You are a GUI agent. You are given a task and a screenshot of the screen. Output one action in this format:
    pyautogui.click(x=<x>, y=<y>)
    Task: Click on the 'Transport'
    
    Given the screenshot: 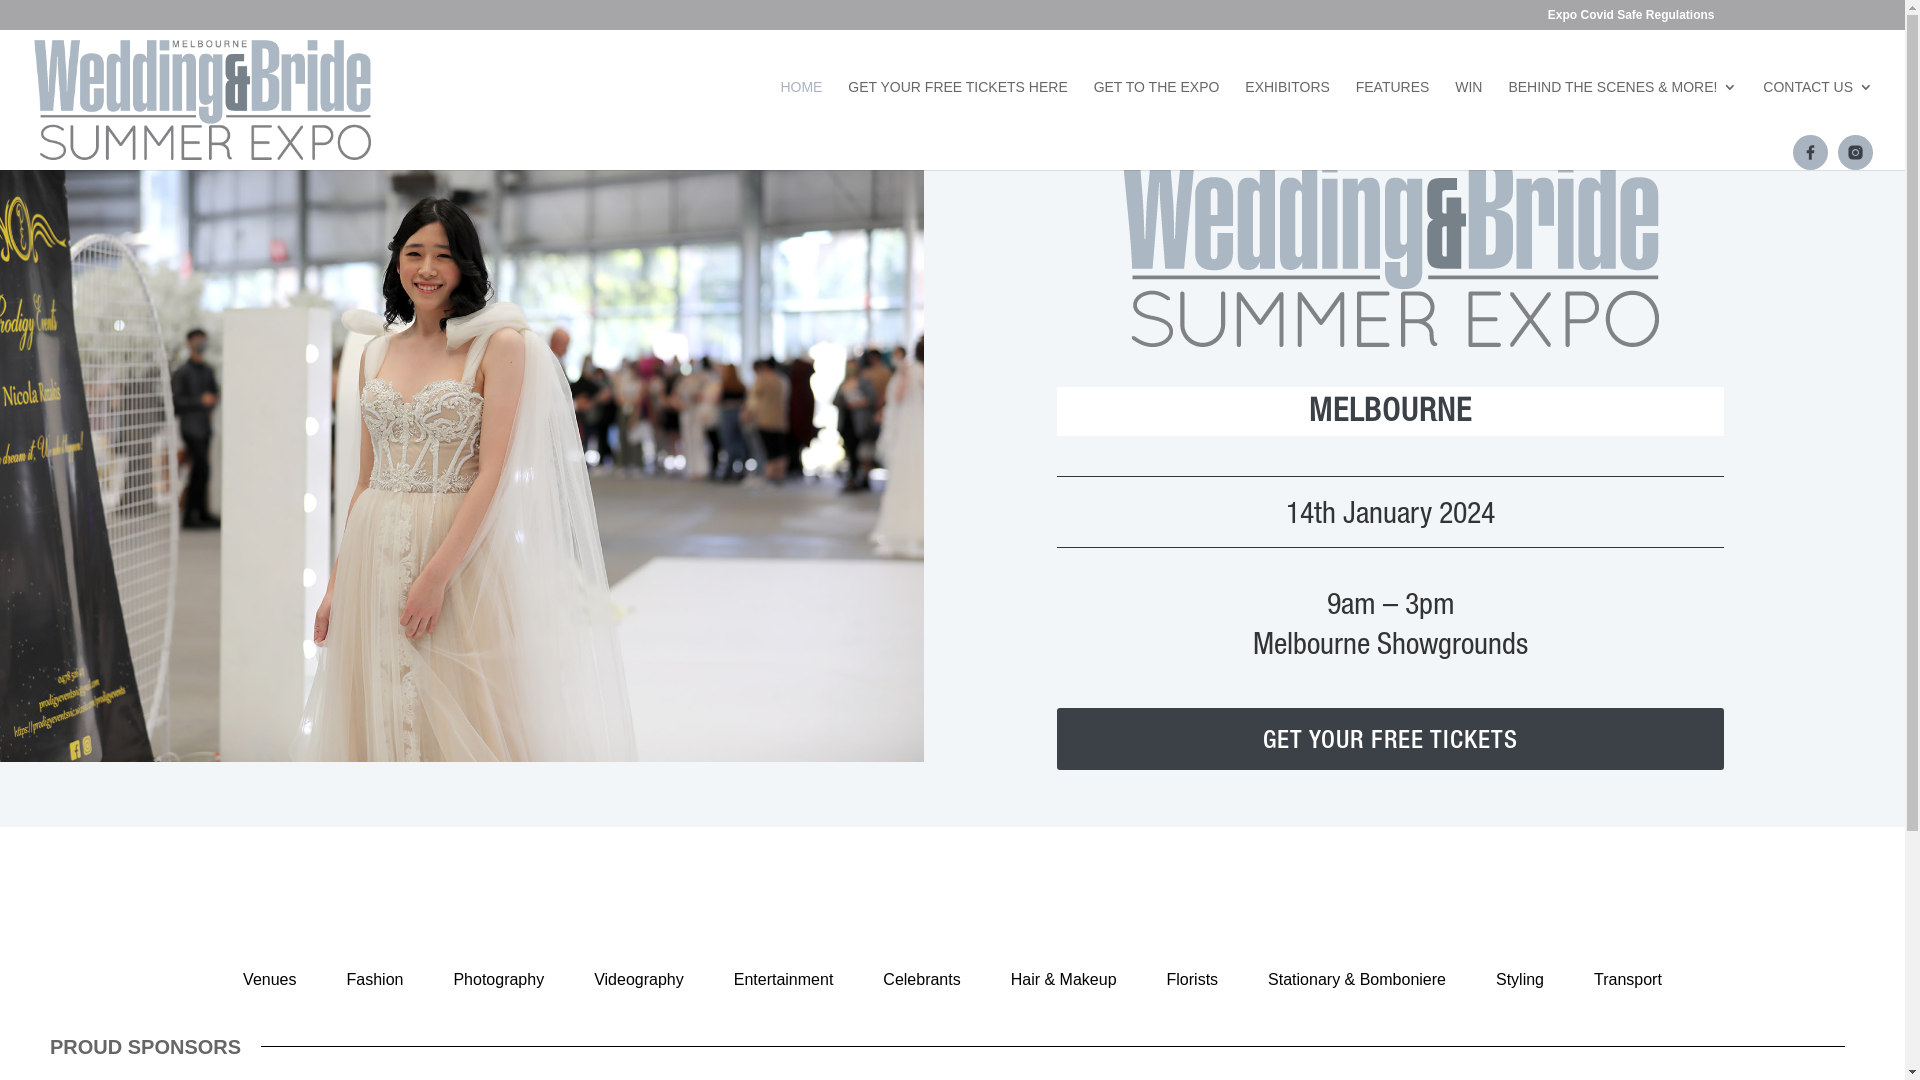 What is the action you would take?
    pyautogui.click(x=1627, y=978)
    